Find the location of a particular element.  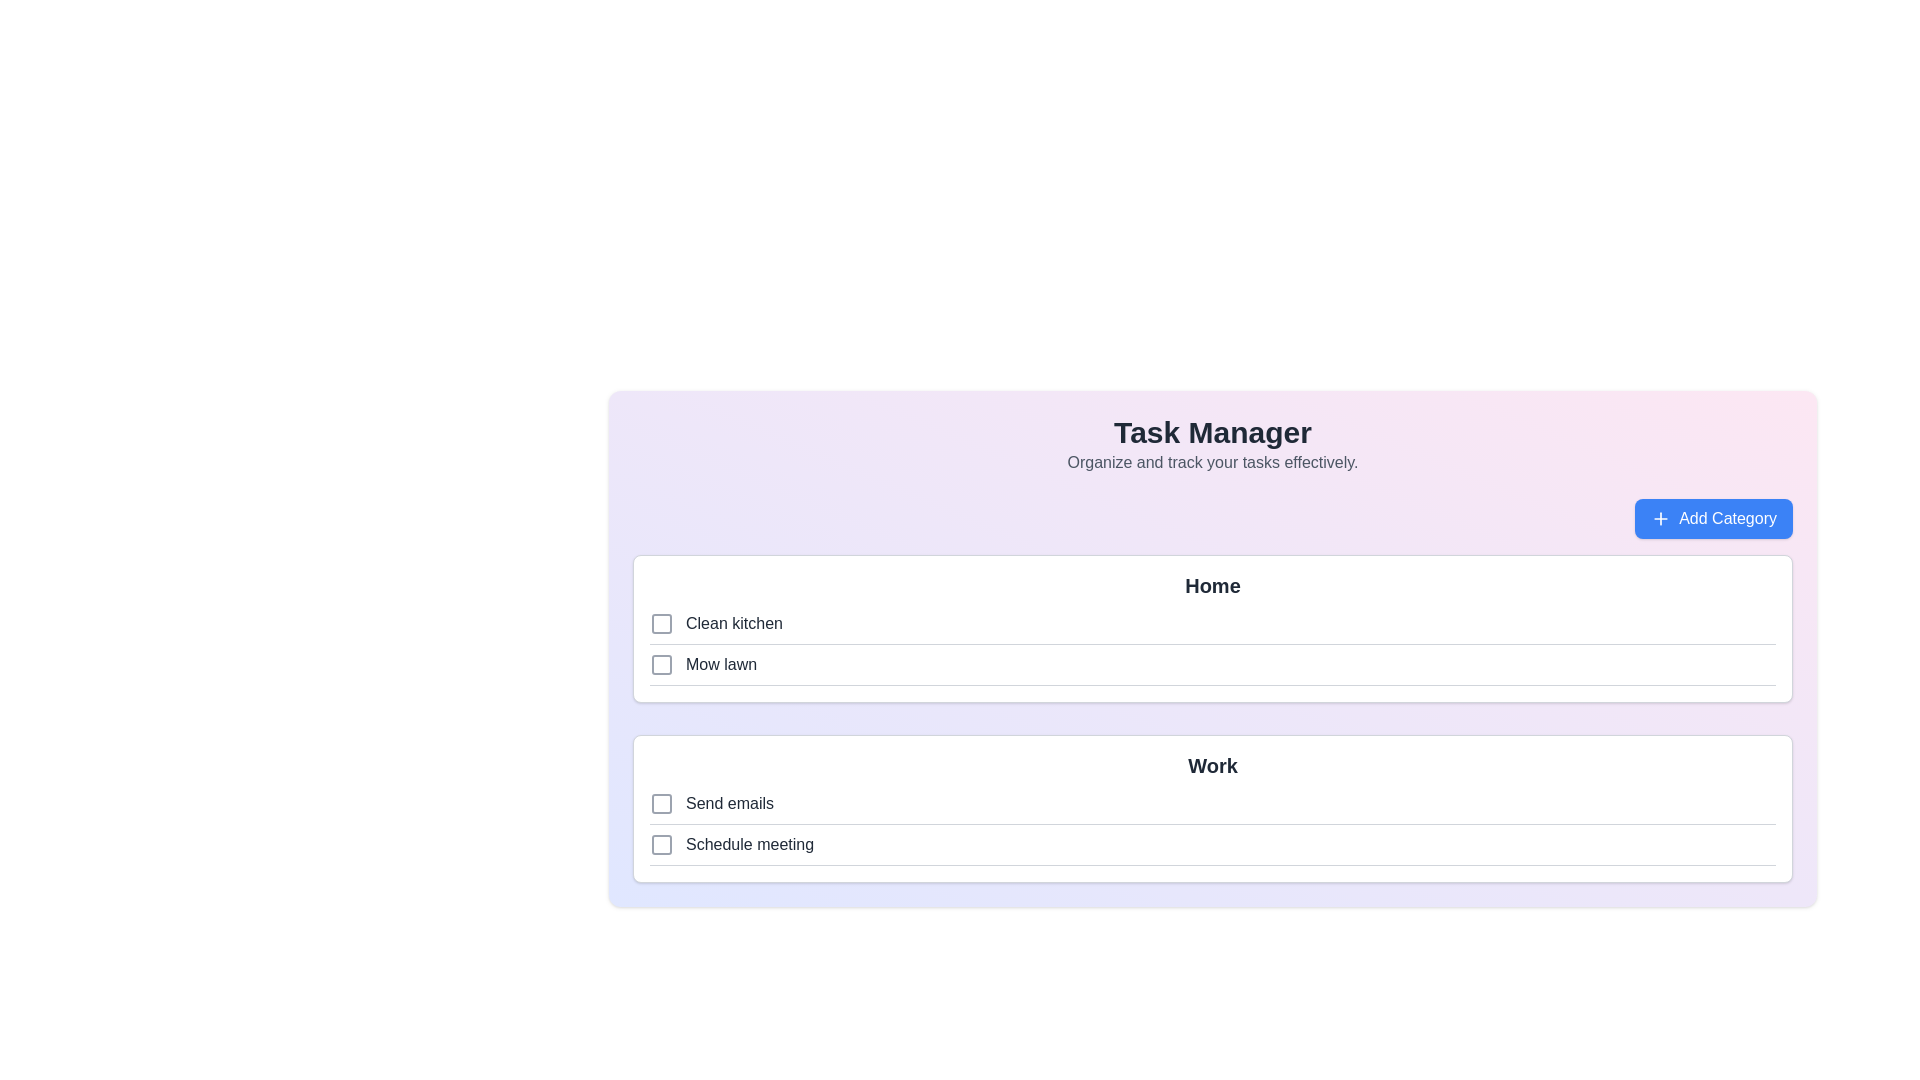

the task entry labeled 'Mow lawn' in the 'Home' section is located at coordinates (1212, 668).